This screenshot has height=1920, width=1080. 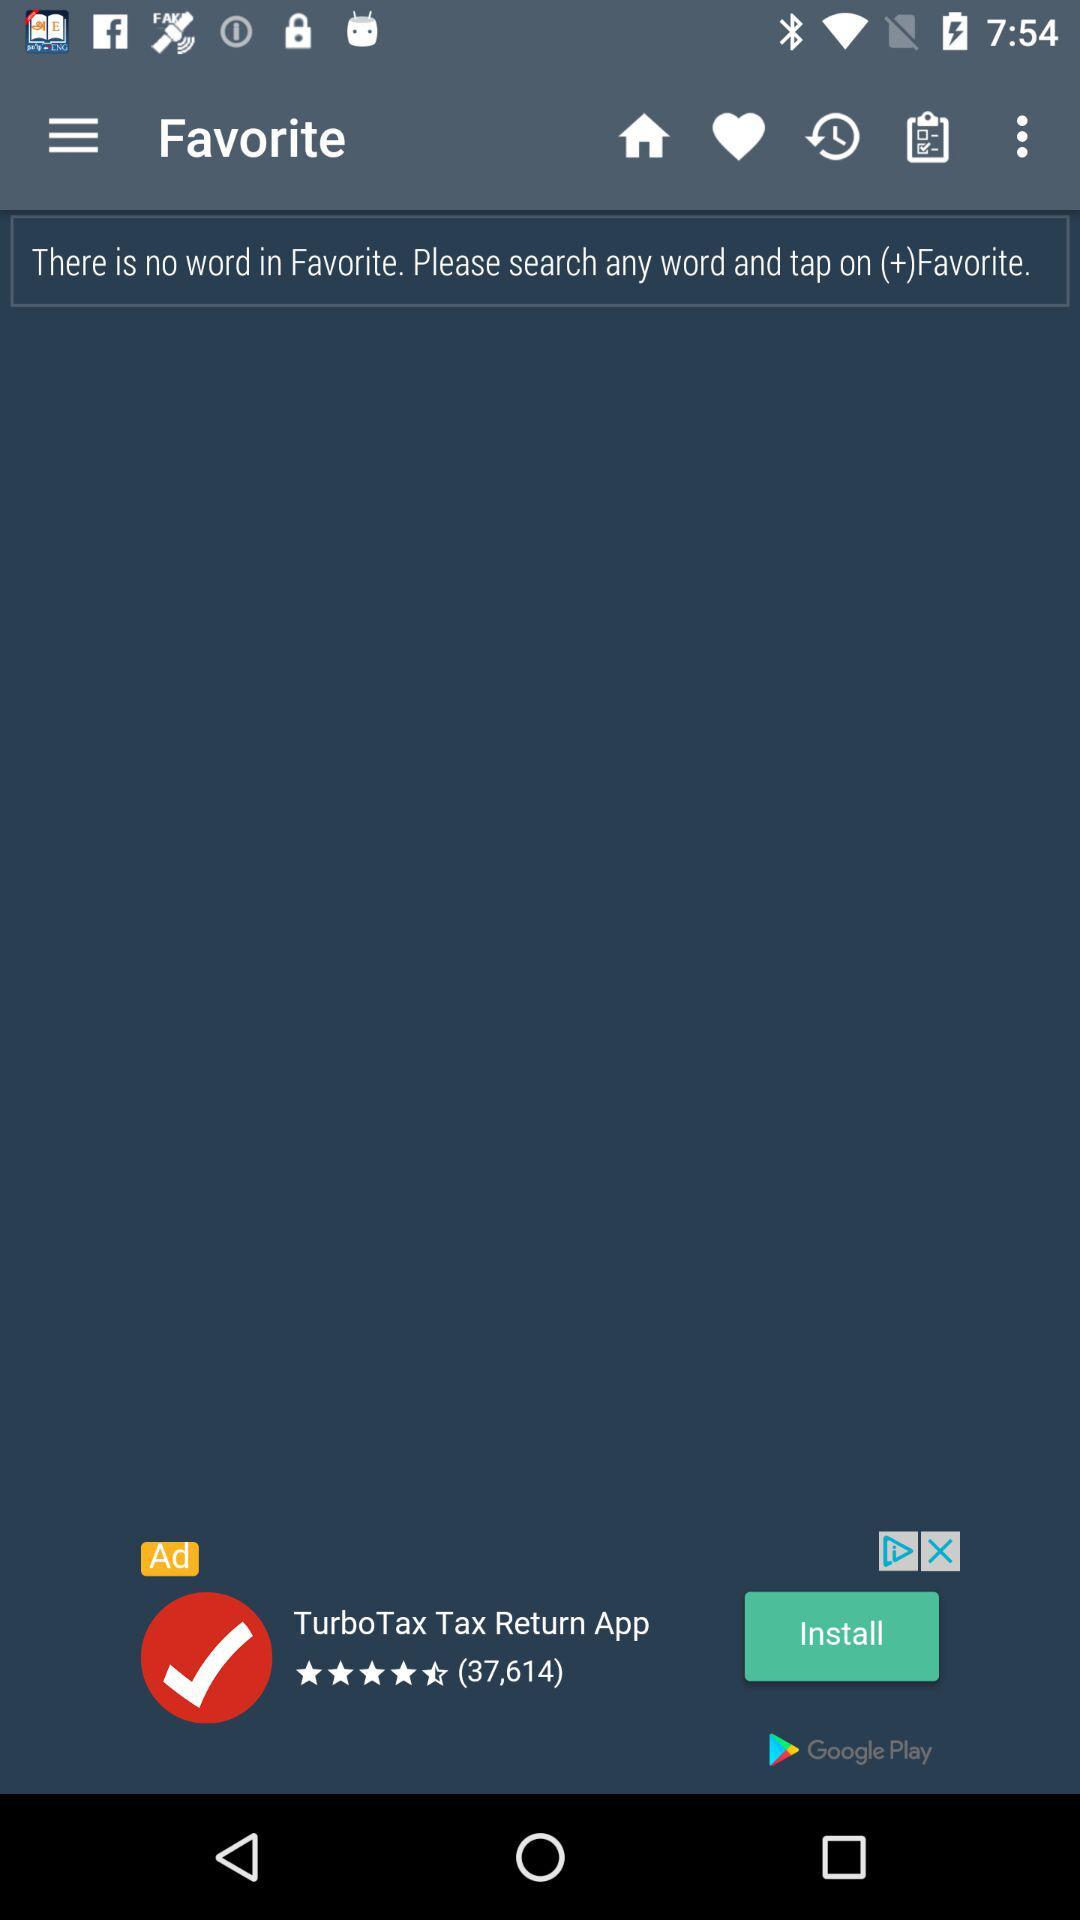 I want to click on click advertisement, so click(x=540, y=1662).